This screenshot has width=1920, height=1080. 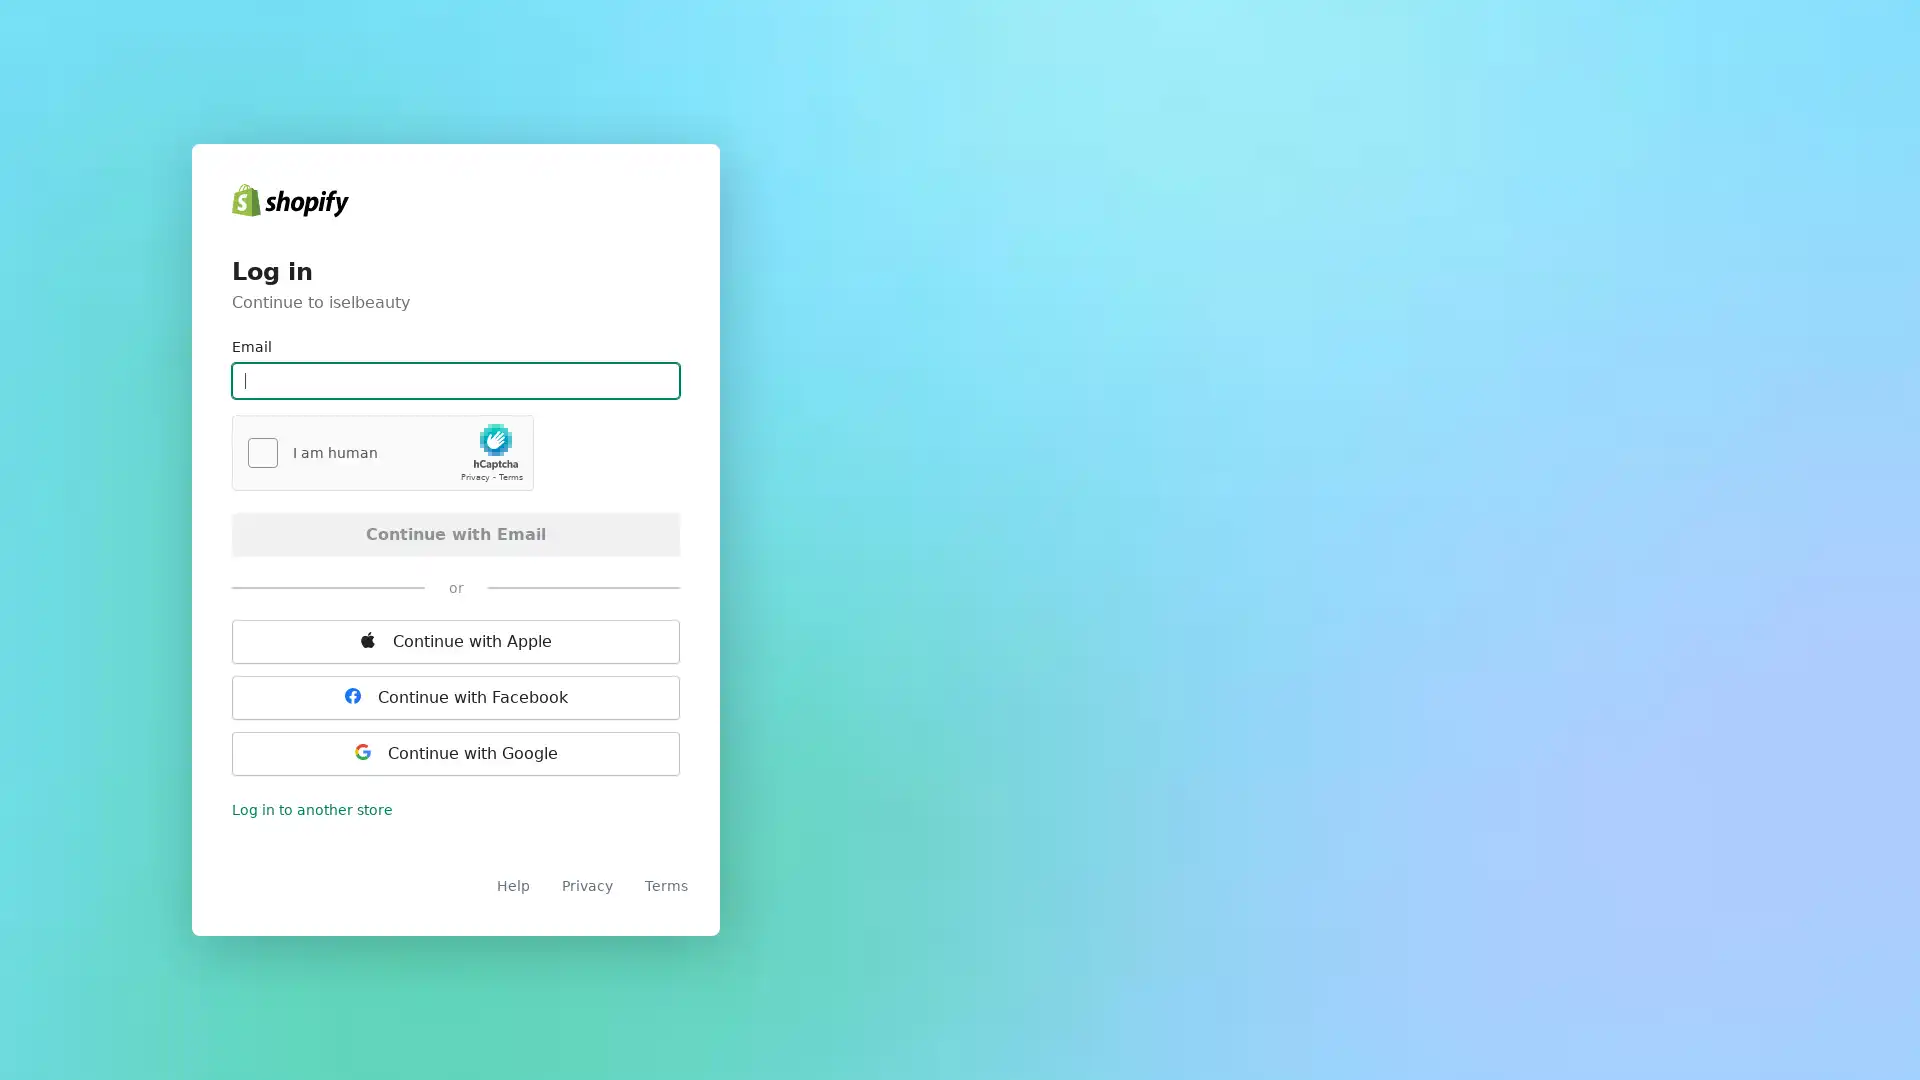 What do you see at coordinates (455, 532) in the screenshot?
I see `Continue with Email` at bounding box center [455, 532].